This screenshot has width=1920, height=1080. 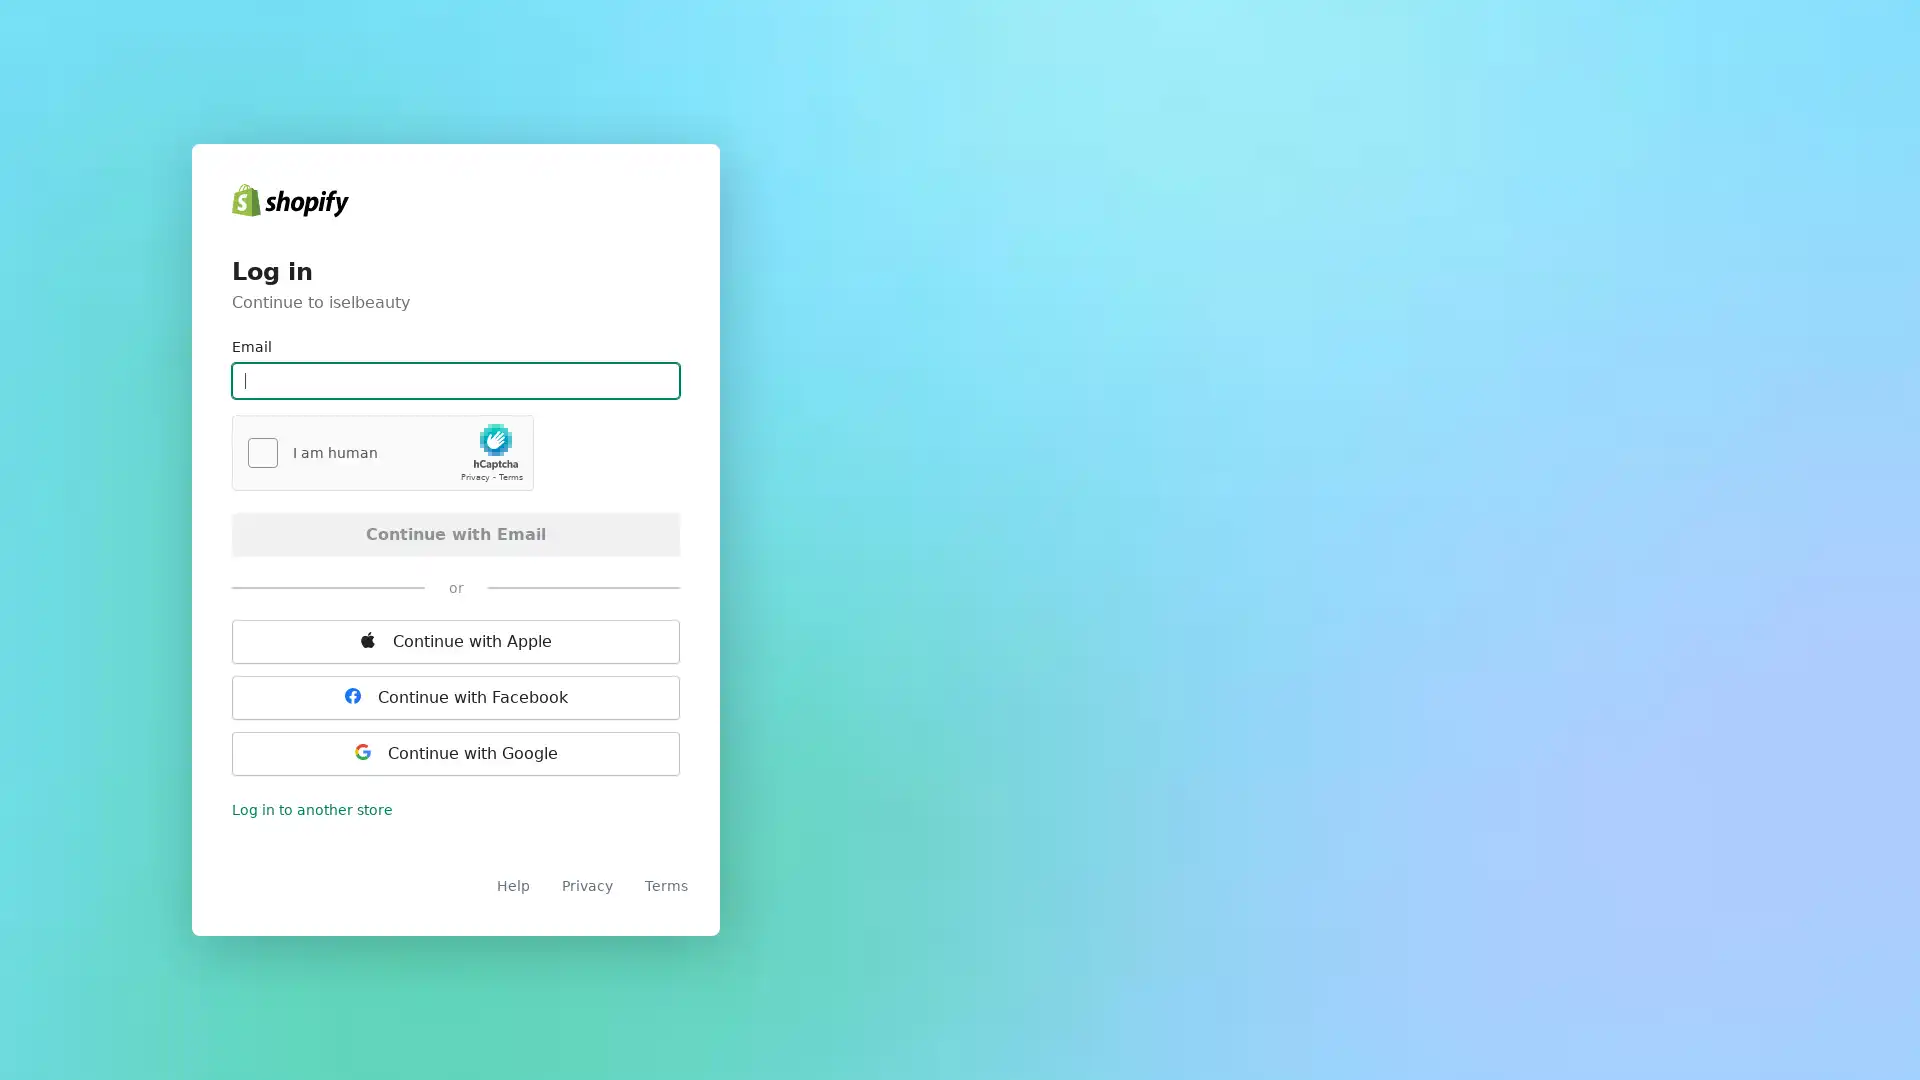 What do you see at coordinates (455, 532) in the screenshot?
I see `Continue with Email` at bounding box center [455, 532].